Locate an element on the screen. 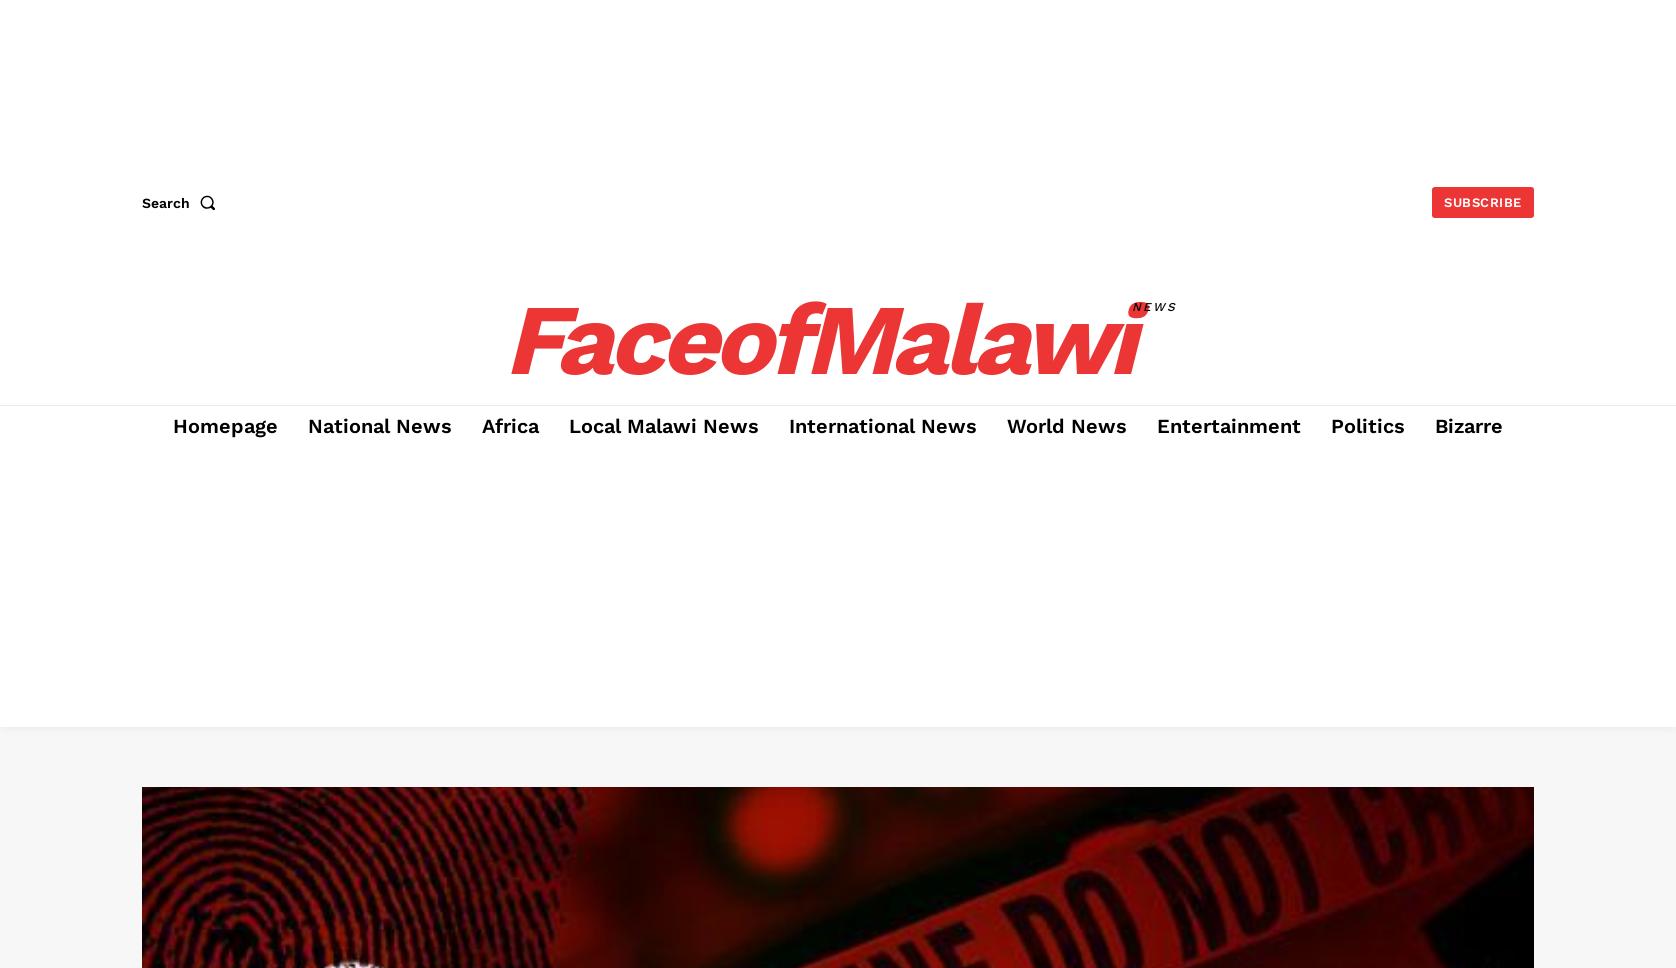 The image size is (1676, 968). 'Subscribe' is located at coordinates (1481, 202).